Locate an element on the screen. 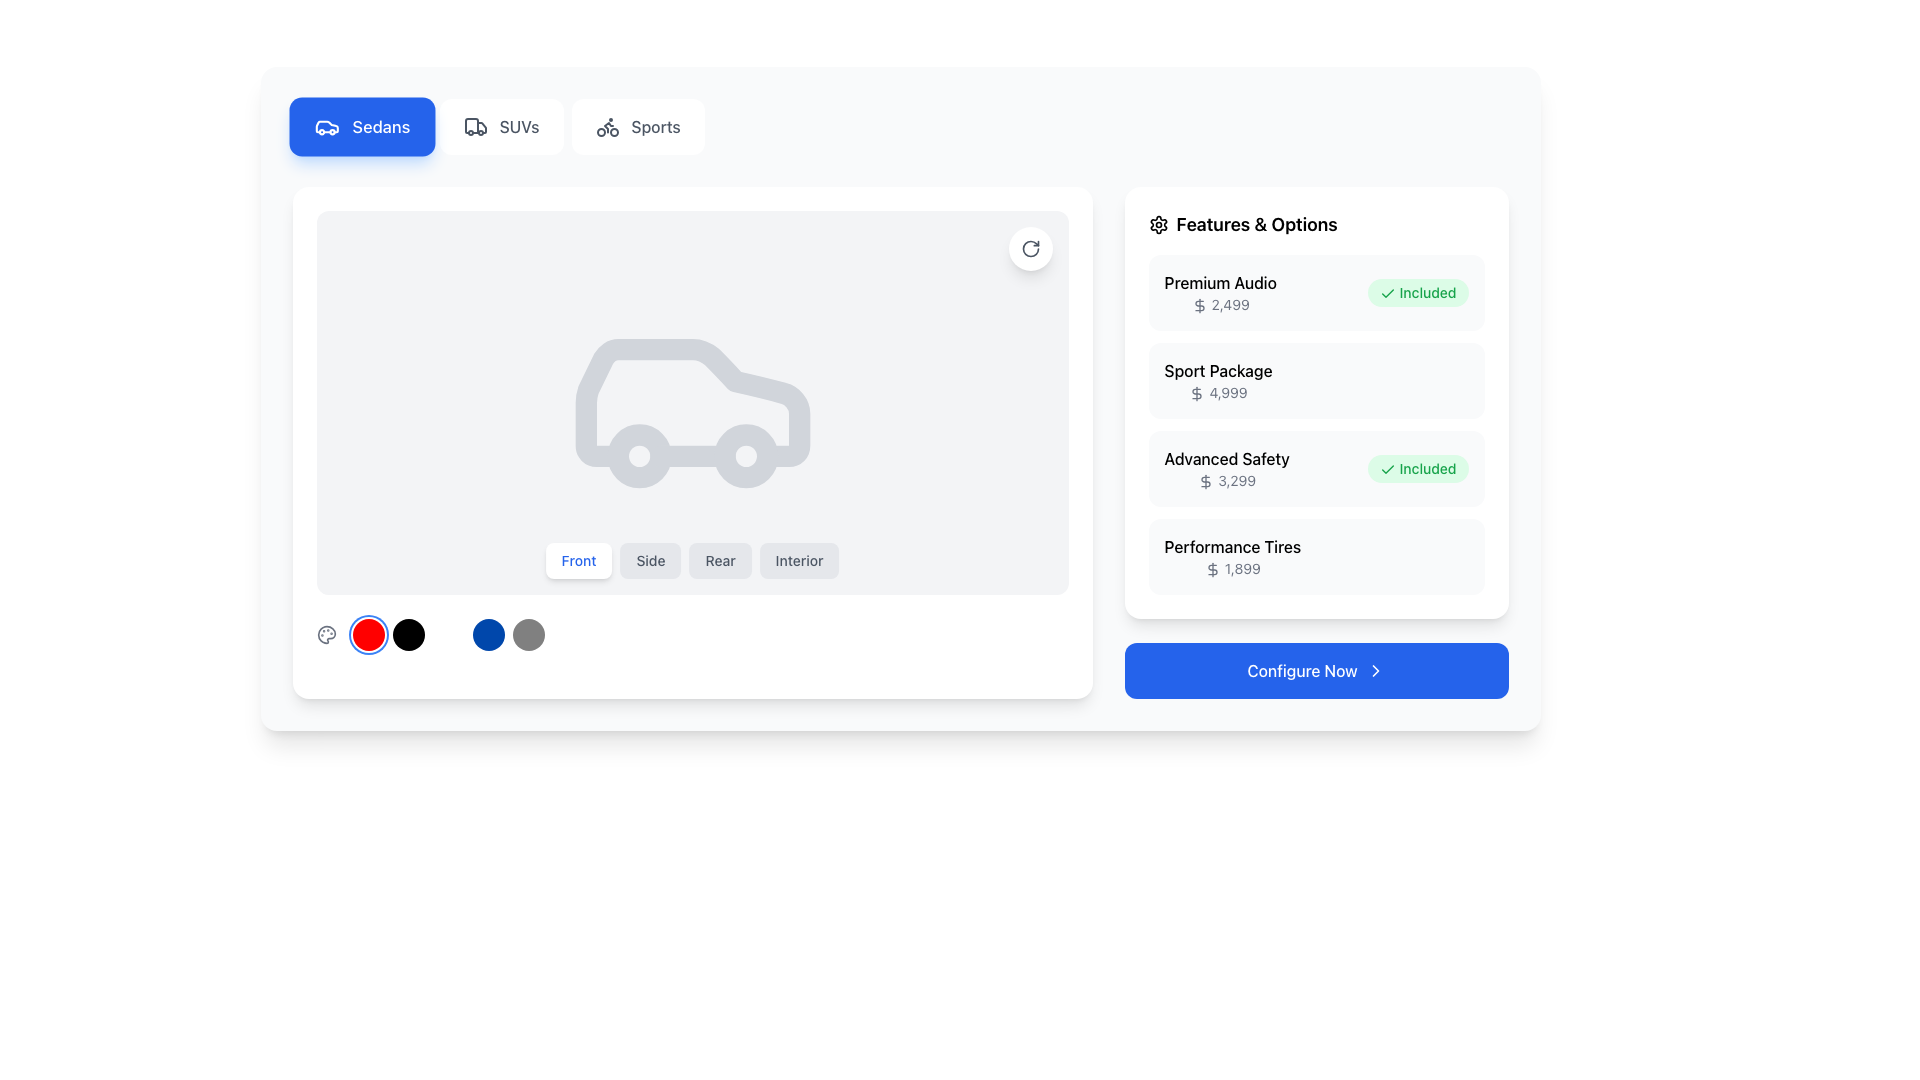 The height and width of the screenshot is (1080, 1920). information displayed on the 'Premium Audio' informational card located in the 'Features & Options' section, the first item in the vertical list of options is located at coordinates (1316, 293).